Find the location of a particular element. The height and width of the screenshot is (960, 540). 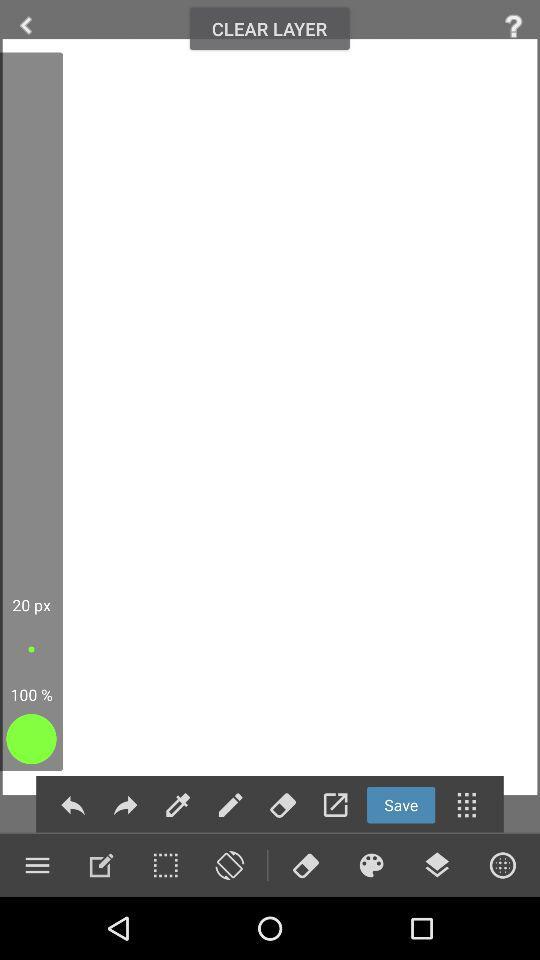

eyedrop tool is located at coordinates (178, 805).